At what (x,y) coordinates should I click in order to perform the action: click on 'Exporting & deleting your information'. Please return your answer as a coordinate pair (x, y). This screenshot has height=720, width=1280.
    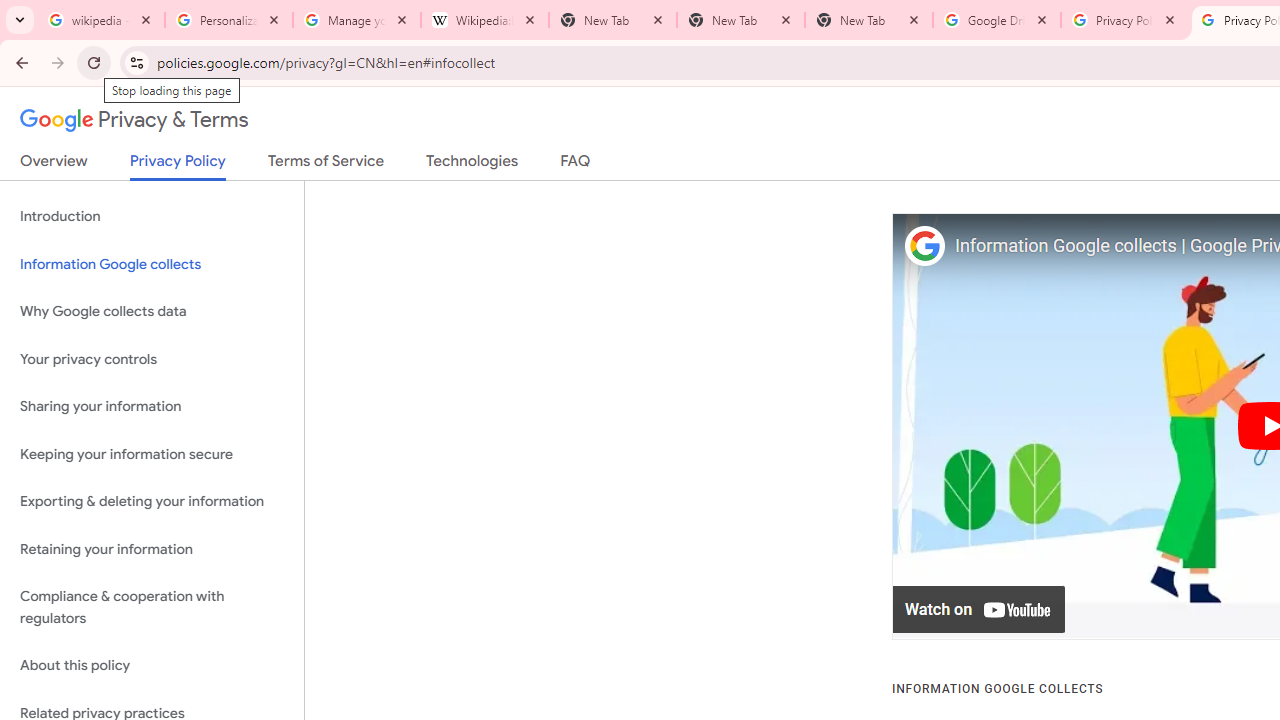
    Looking at the image, I should click on (151, 501).